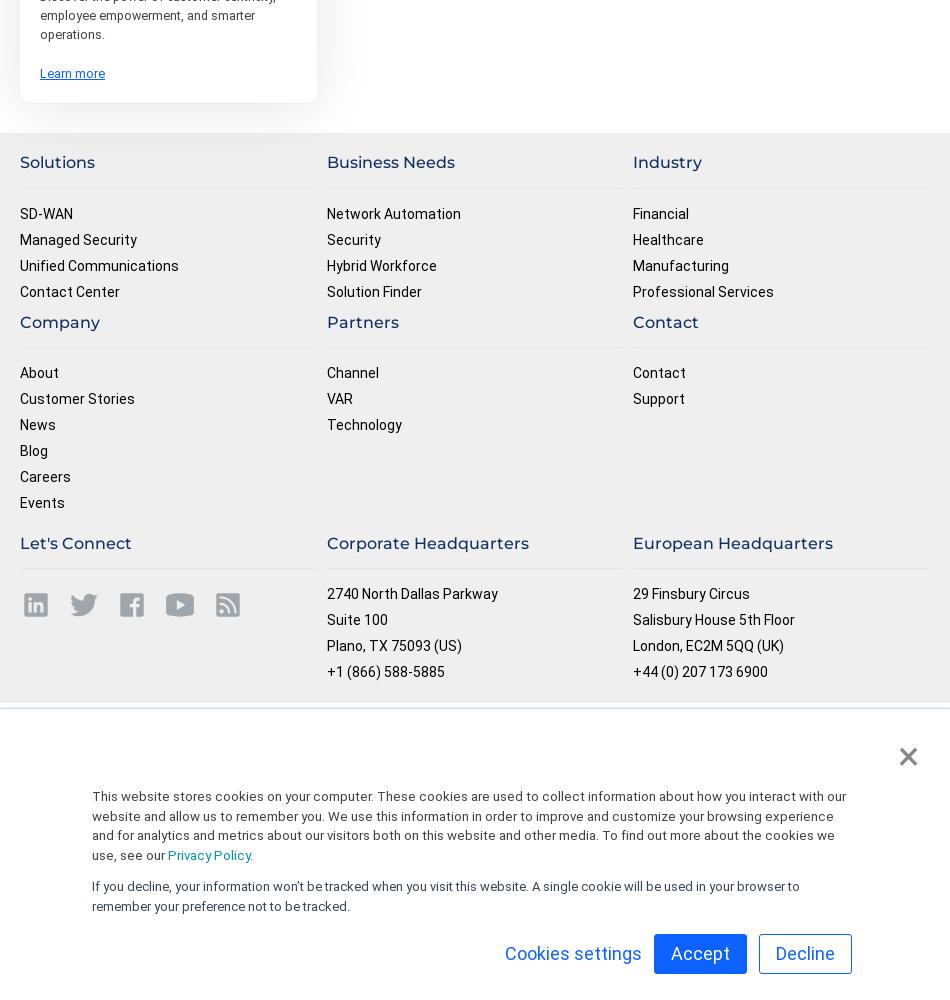  What do you see at coordinates (668, 238) in the screenshot?
I see `'Healthcare'` at bounding box center [668, 238].